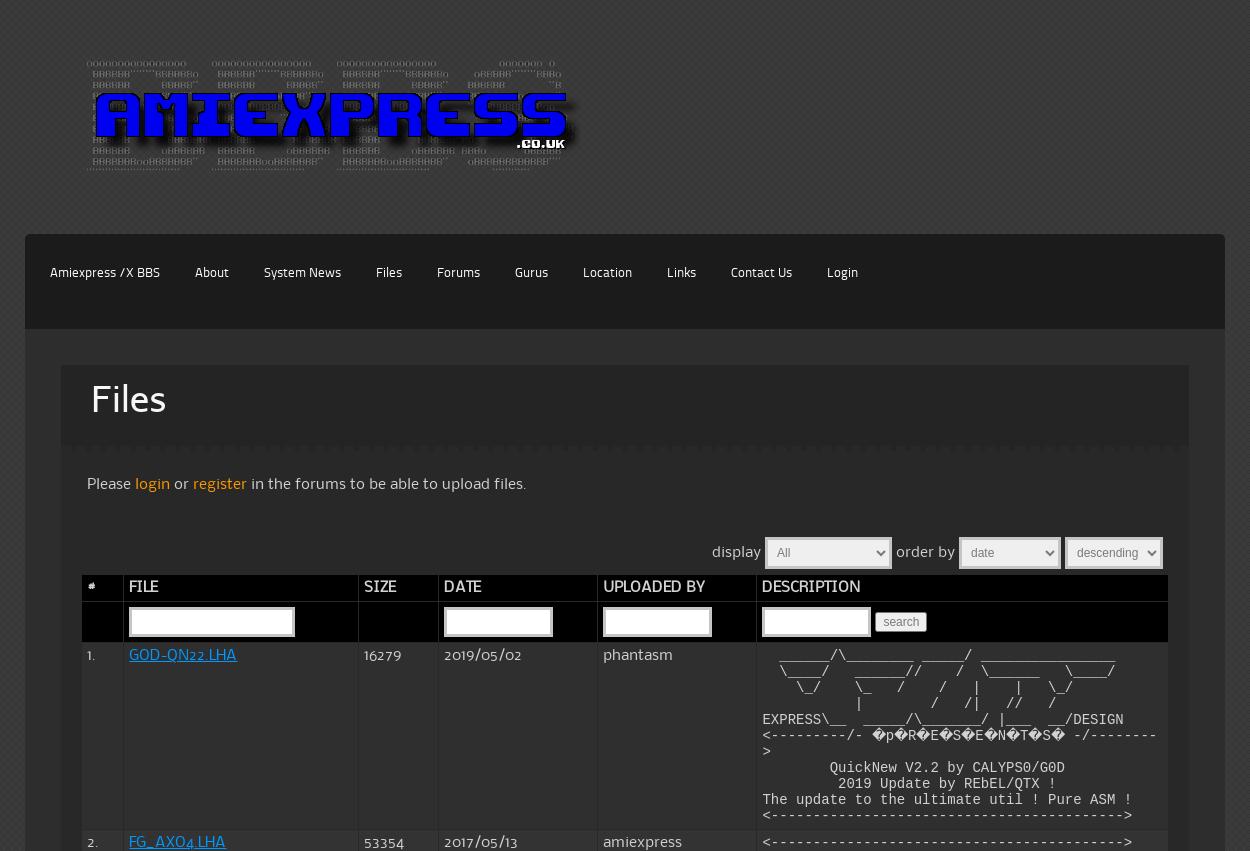  Describe the element at coordinates (930, 687) in the screenshot. I see `'\_/    \_   /    /   |    |   \_/'` at that location.